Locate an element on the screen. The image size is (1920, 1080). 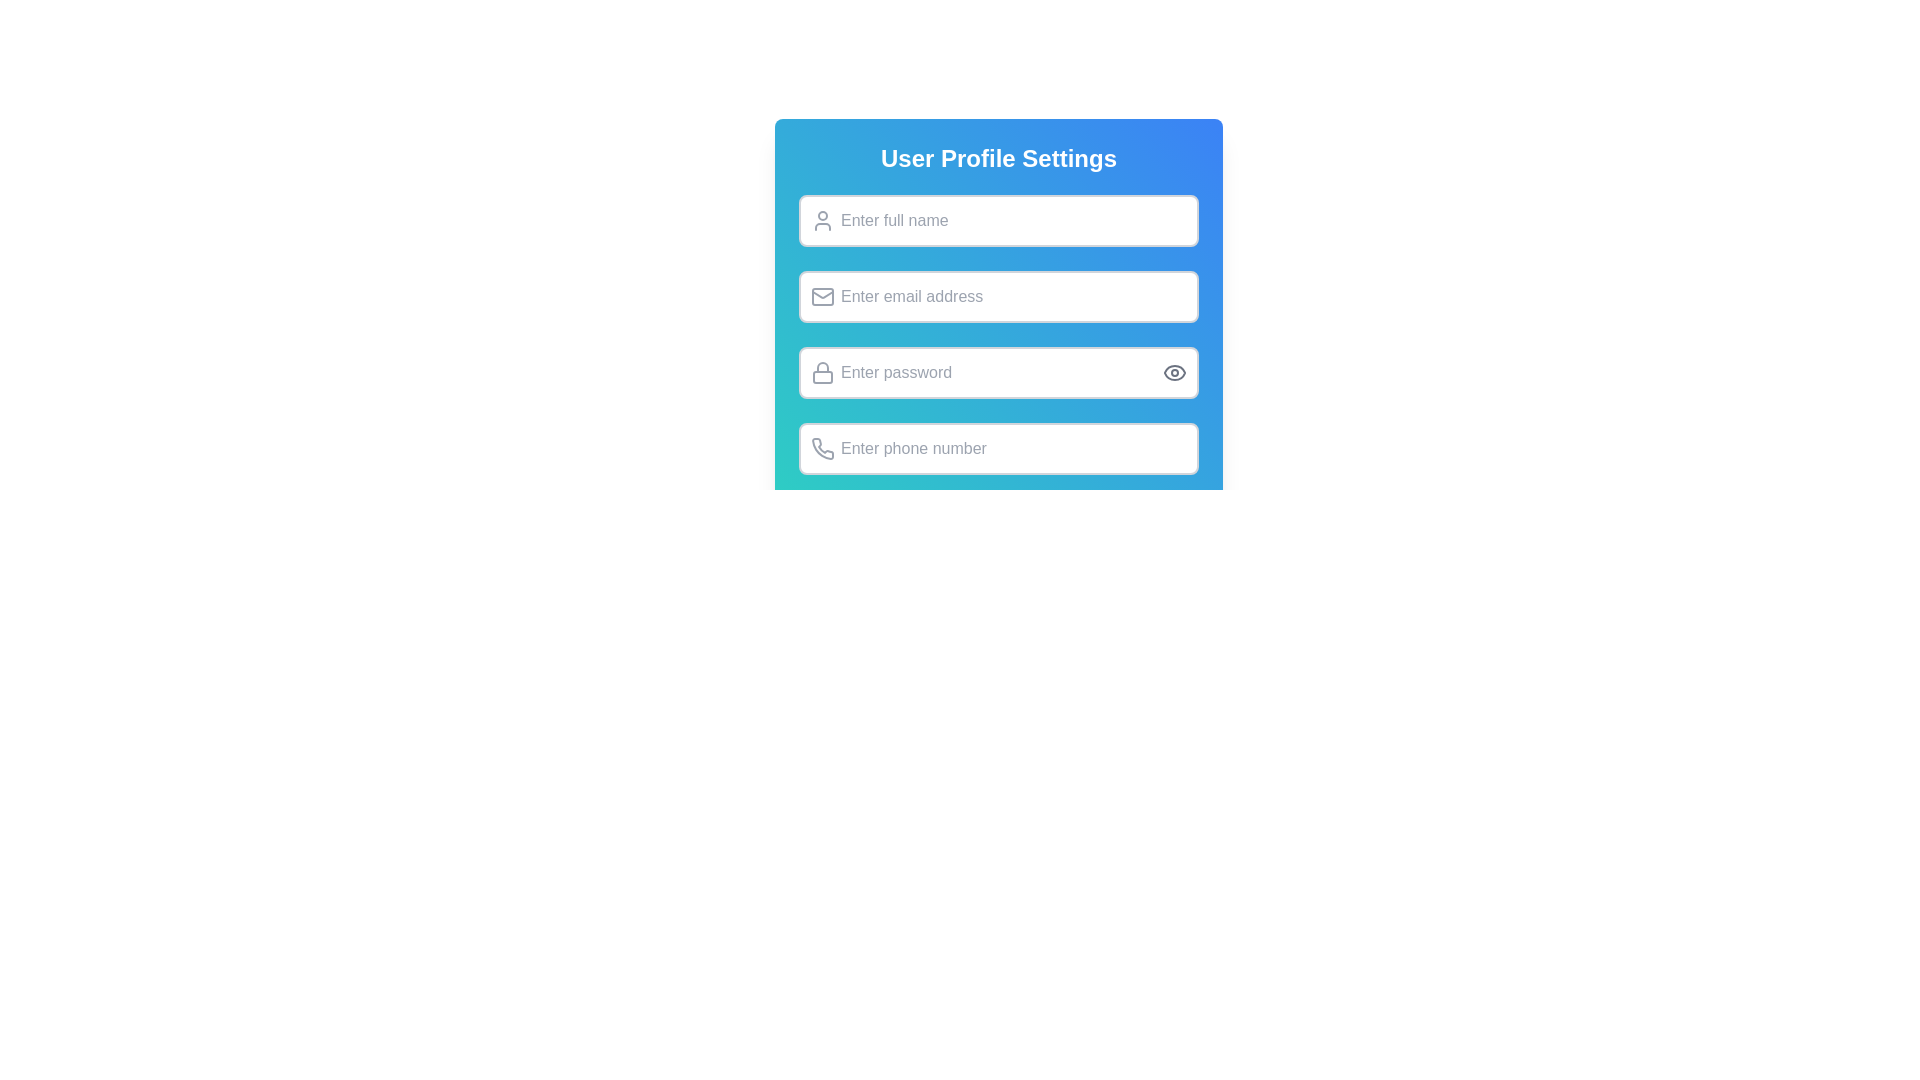
the Password Input Field that is the third input field in a vertical arrangement of form fields, located between the Email field and the Phone number field, to focus and begin typing is located at coordinates (998, 346).